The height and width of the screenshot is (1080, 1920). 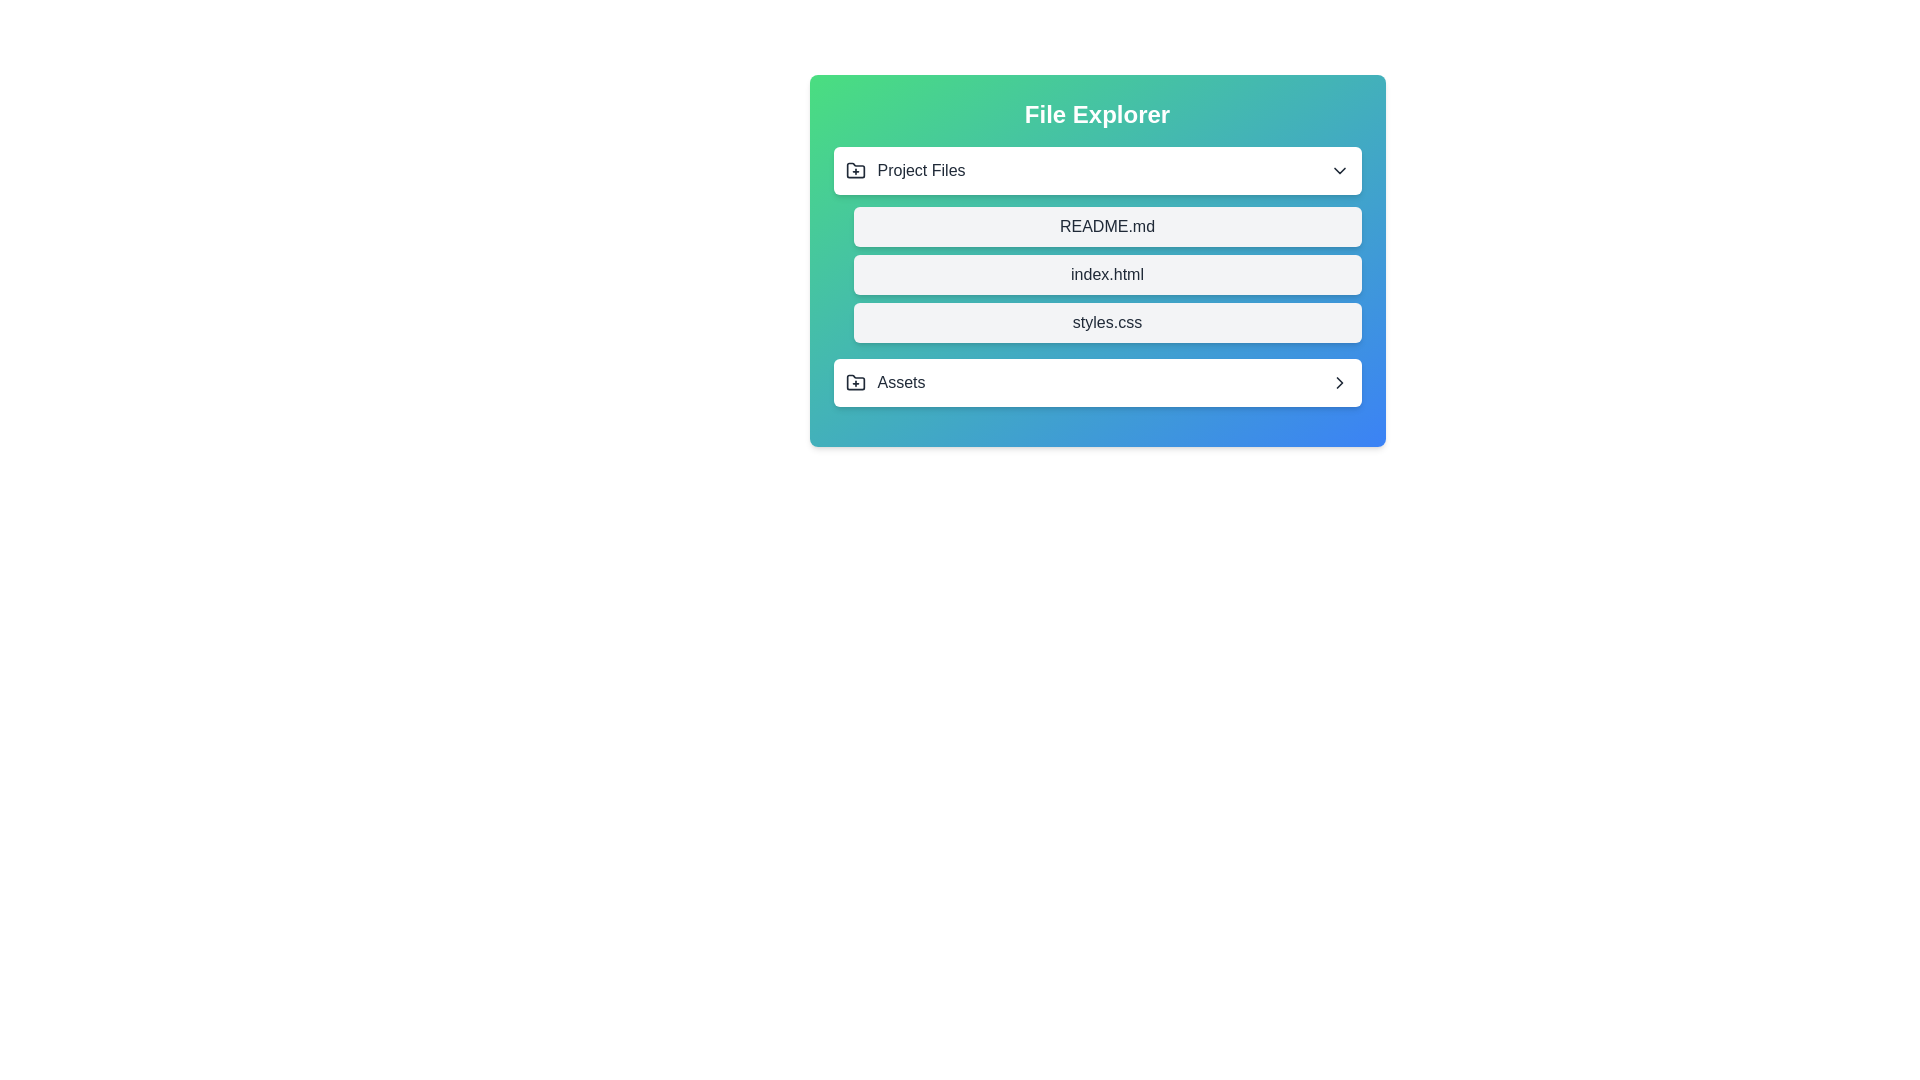 I want to click on the 'folder with addition' icon located to the left of the 'Project Files' label in the 'File Explorer' panel, so click(x=855, y=169).